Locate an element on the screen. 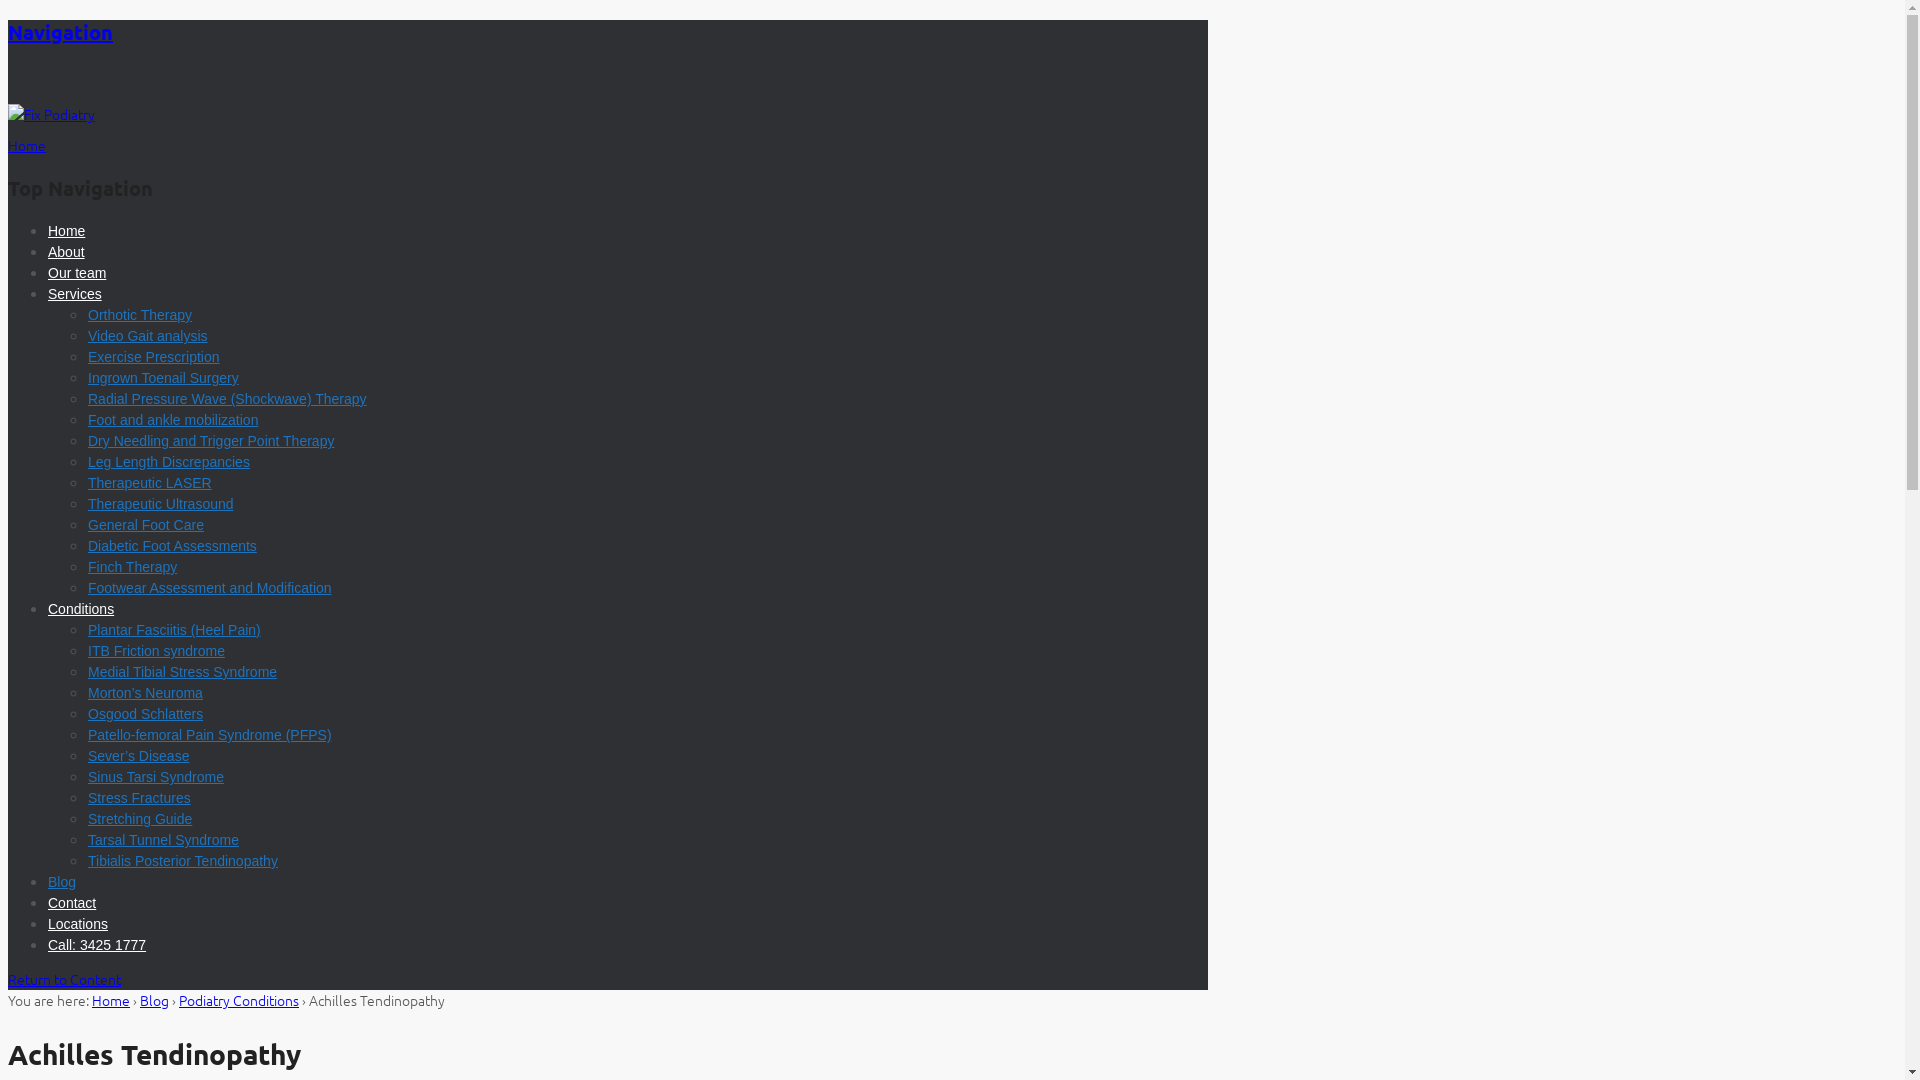 This screenshot has height=1080, width=1920. 'About' is located at coordinates (66, 250).